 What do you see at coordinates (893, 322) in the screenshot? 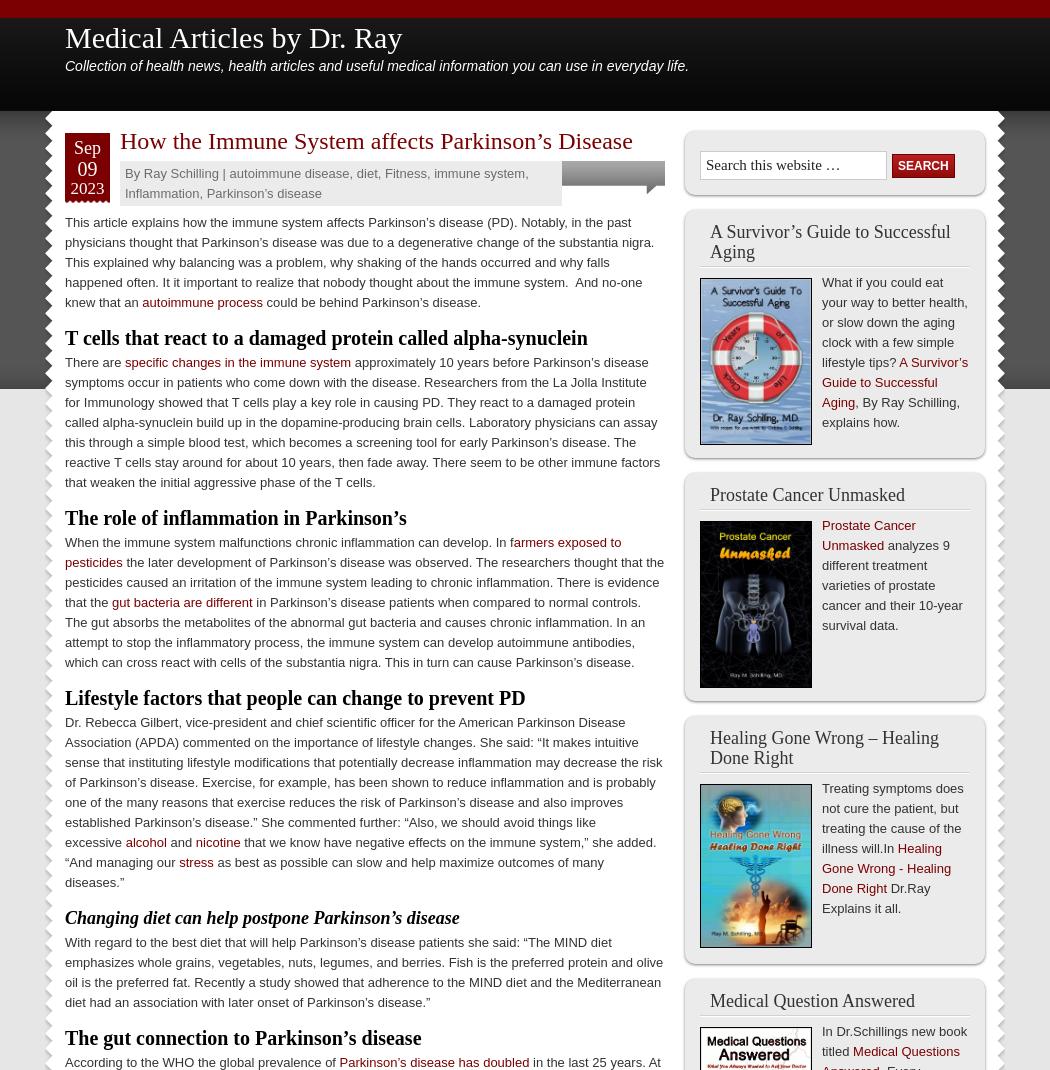
I see `'What if you could eat your way to better health, or slow down the aging clock with a few simple lifestyle tips?'` at bounding box center [893, 322].